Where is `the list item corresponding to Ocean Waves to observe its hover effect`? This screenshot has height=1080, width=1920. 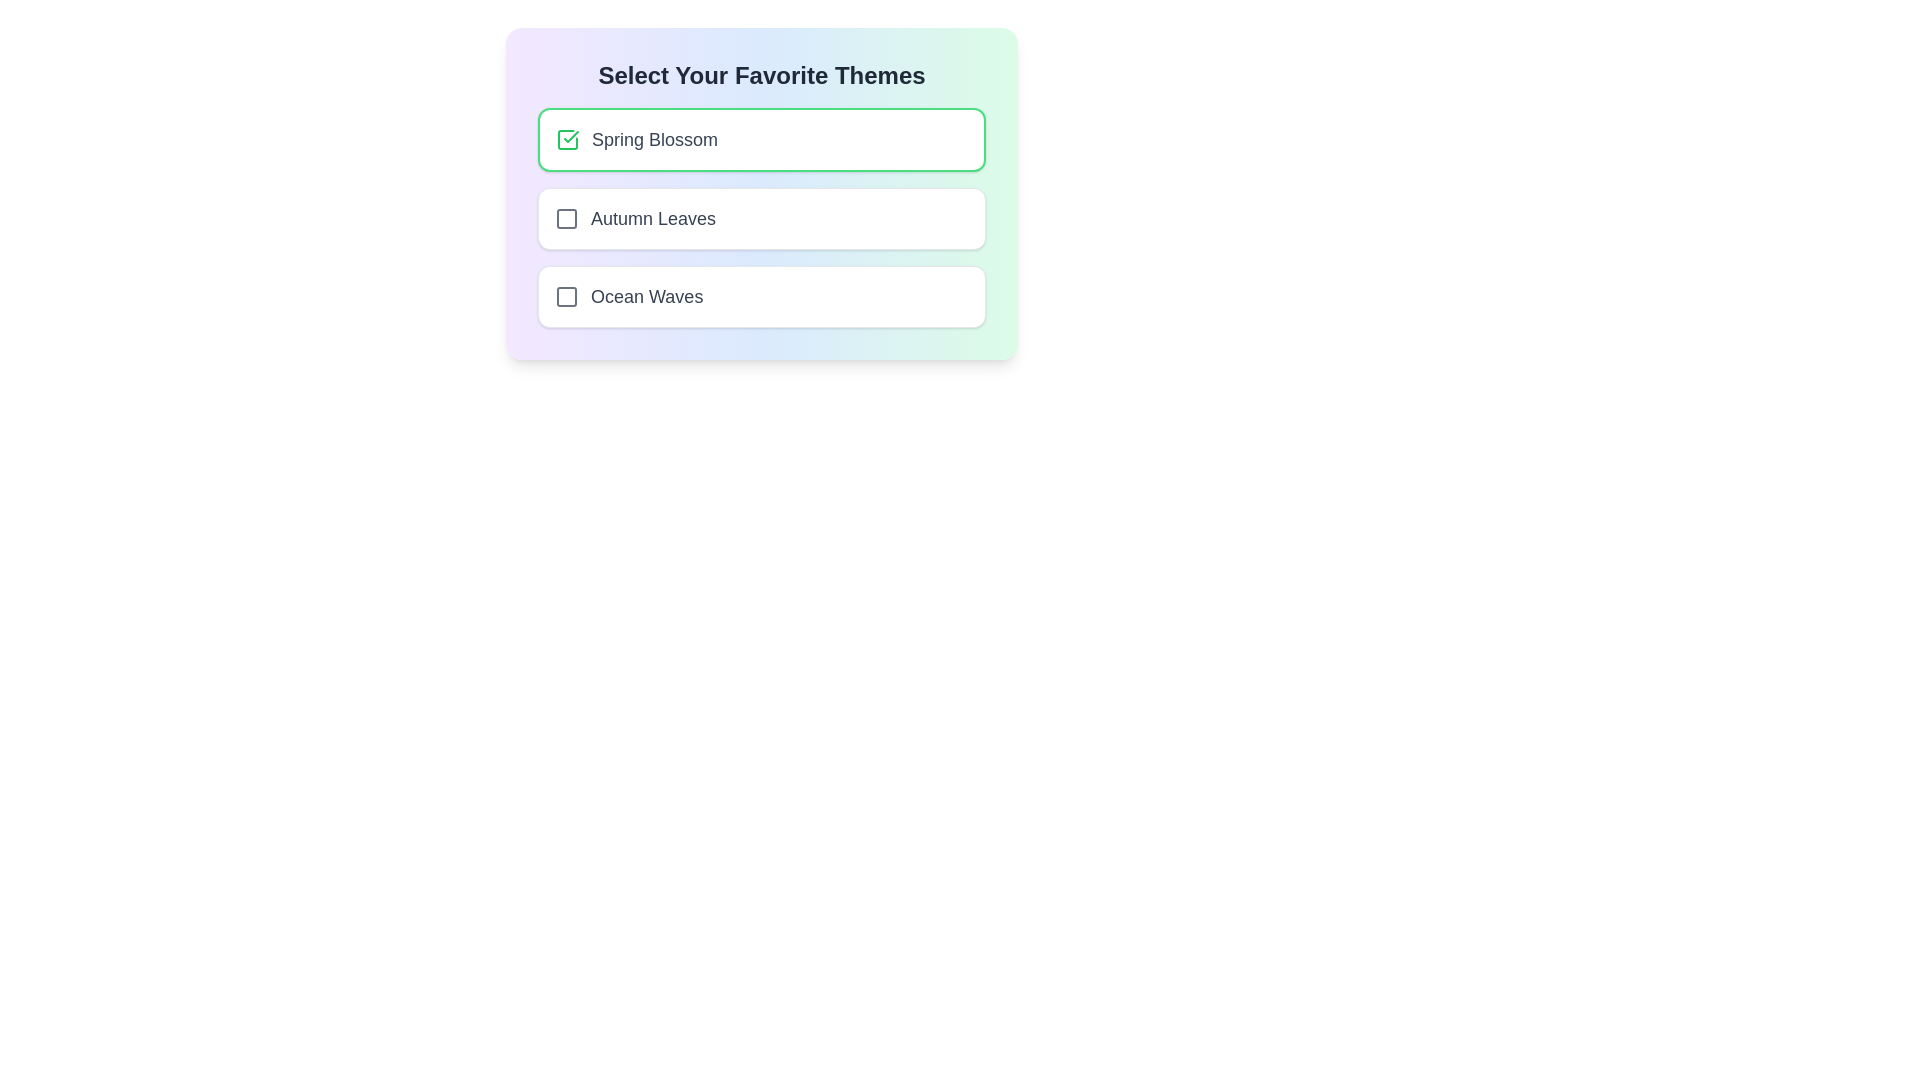
the list item corresponding to Ocean Waves to observe its hover effect is located at coordinates (761, 297).